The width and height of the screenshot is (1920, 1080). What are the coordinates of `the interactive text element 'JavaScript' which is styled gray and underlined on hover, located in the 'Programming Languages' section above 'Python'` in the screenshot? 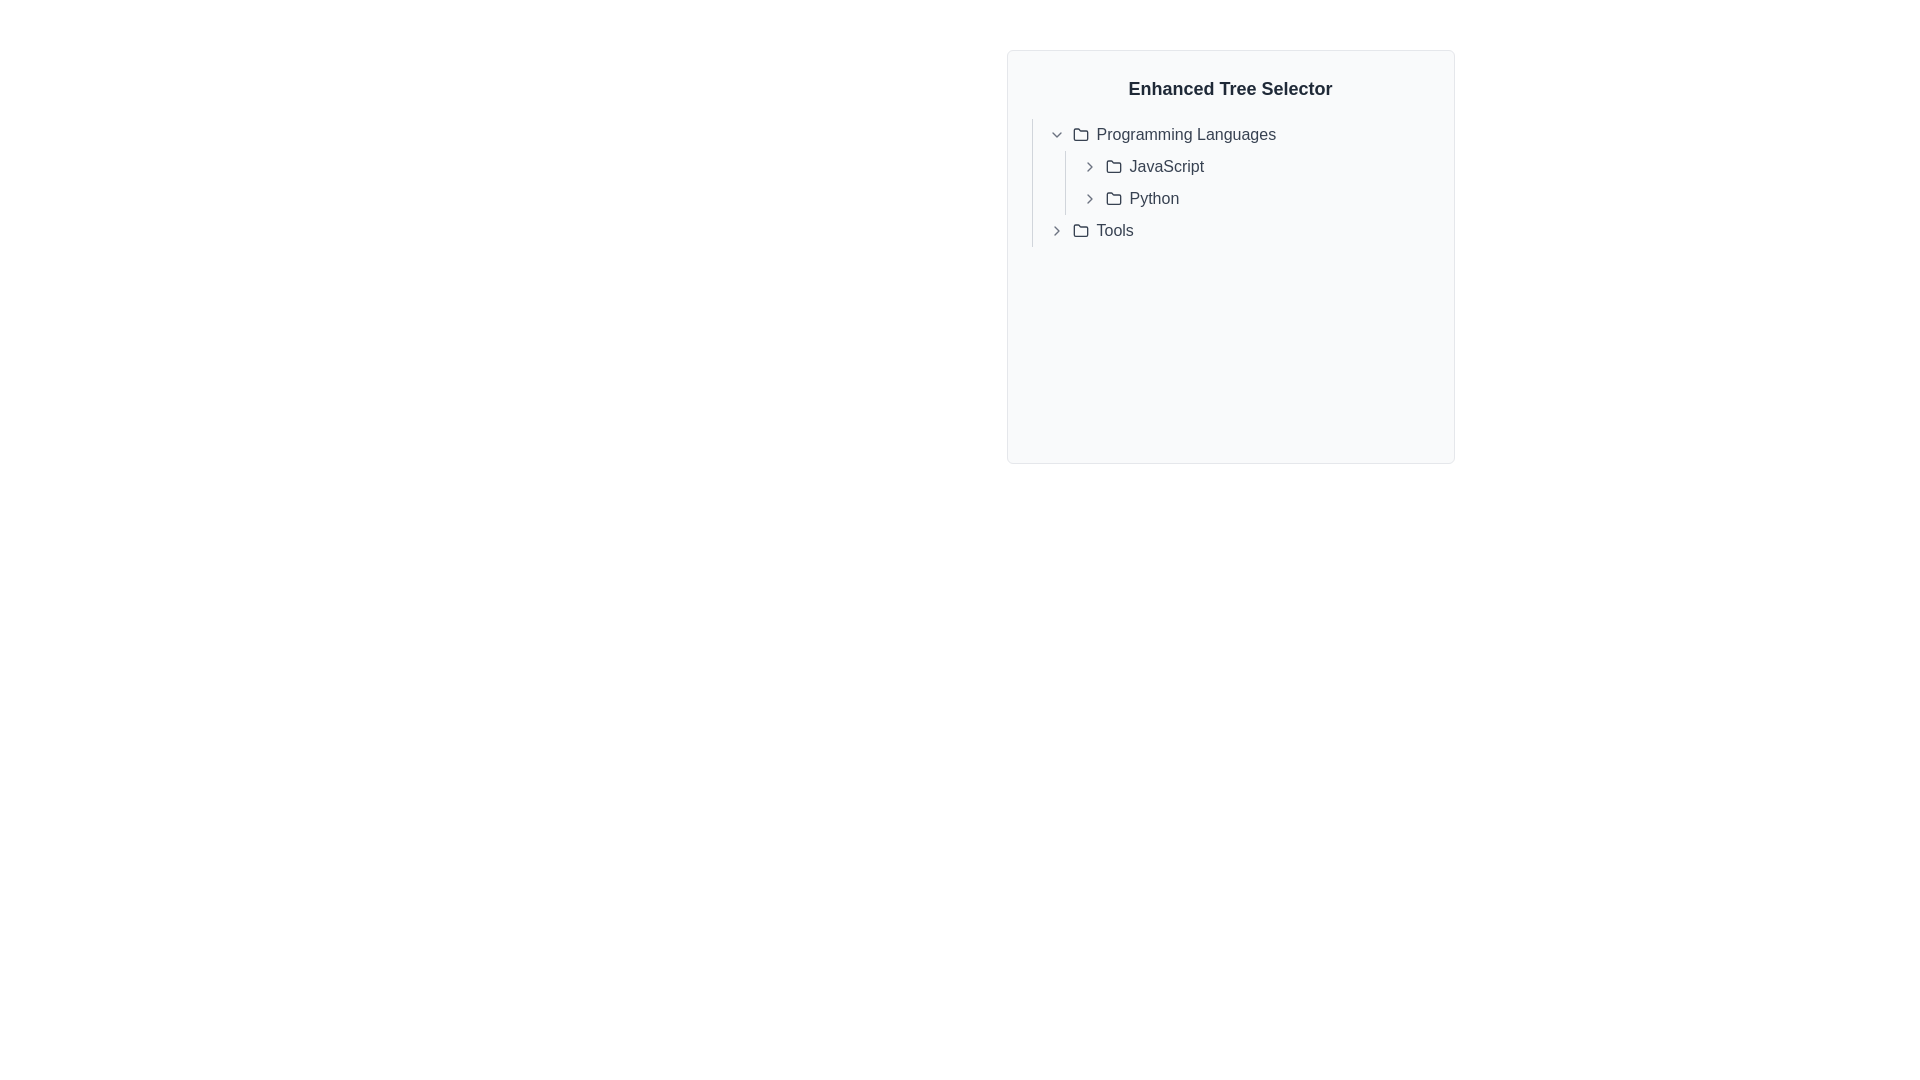 It's located at (1154, 165).